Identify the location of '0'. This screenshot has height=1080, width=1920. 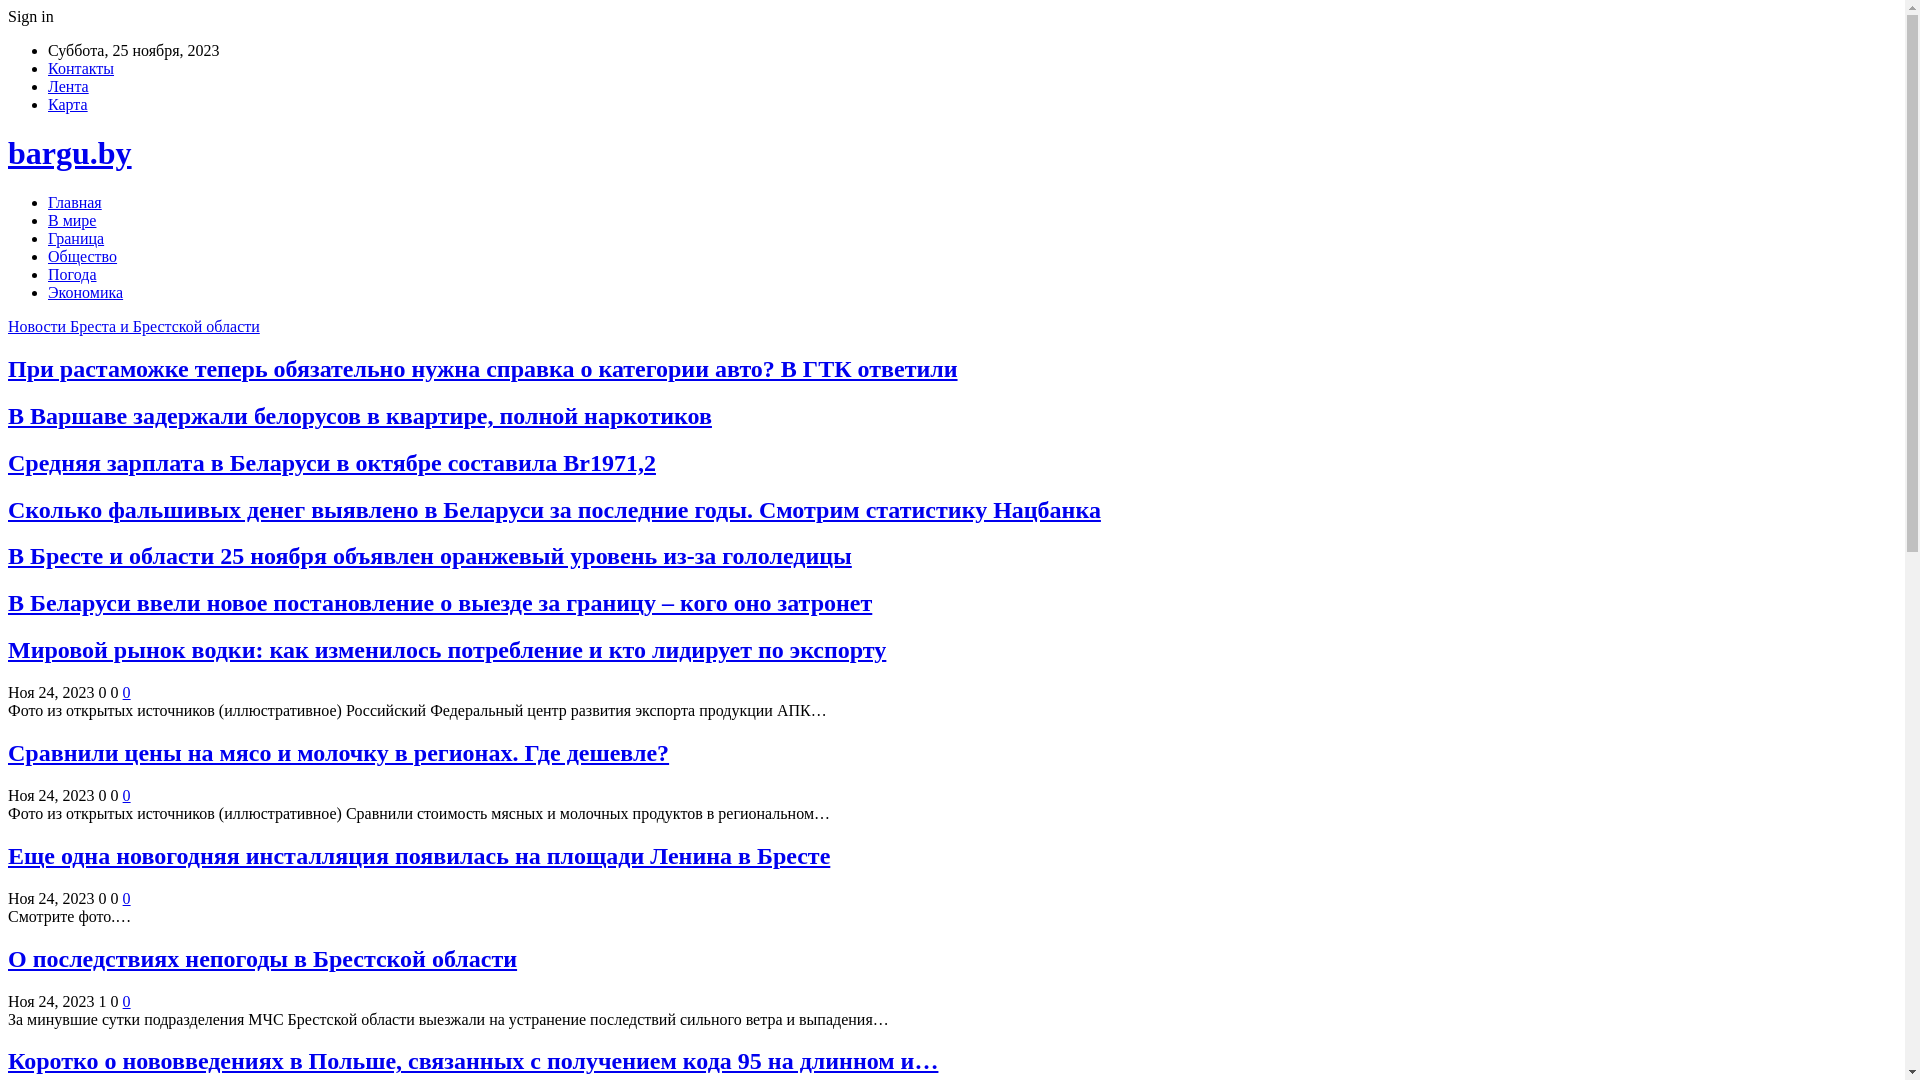
(125, 794).